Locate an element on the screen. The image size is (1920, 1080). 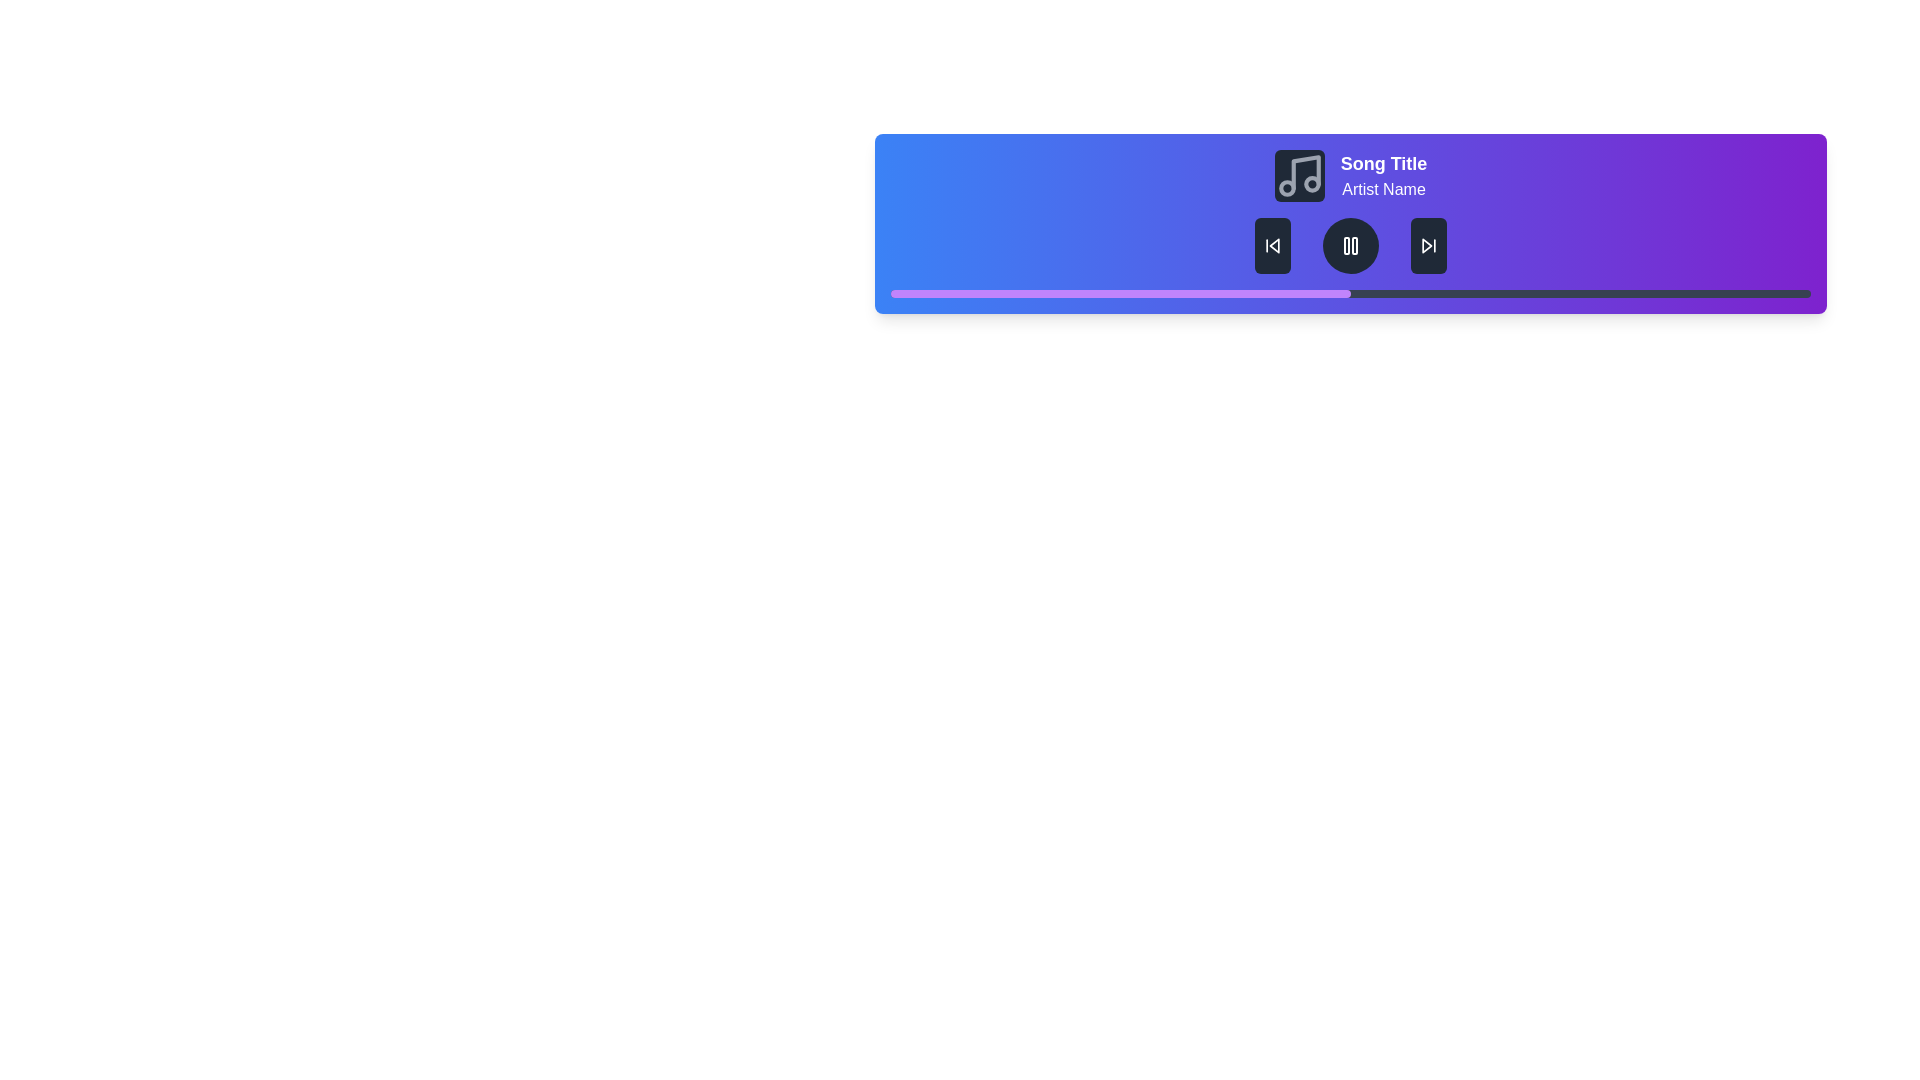
the static text displaying the artist's name, which is located directly beneath the 'Song Title' text in the media player interface is located at coordinates (1382, 189).